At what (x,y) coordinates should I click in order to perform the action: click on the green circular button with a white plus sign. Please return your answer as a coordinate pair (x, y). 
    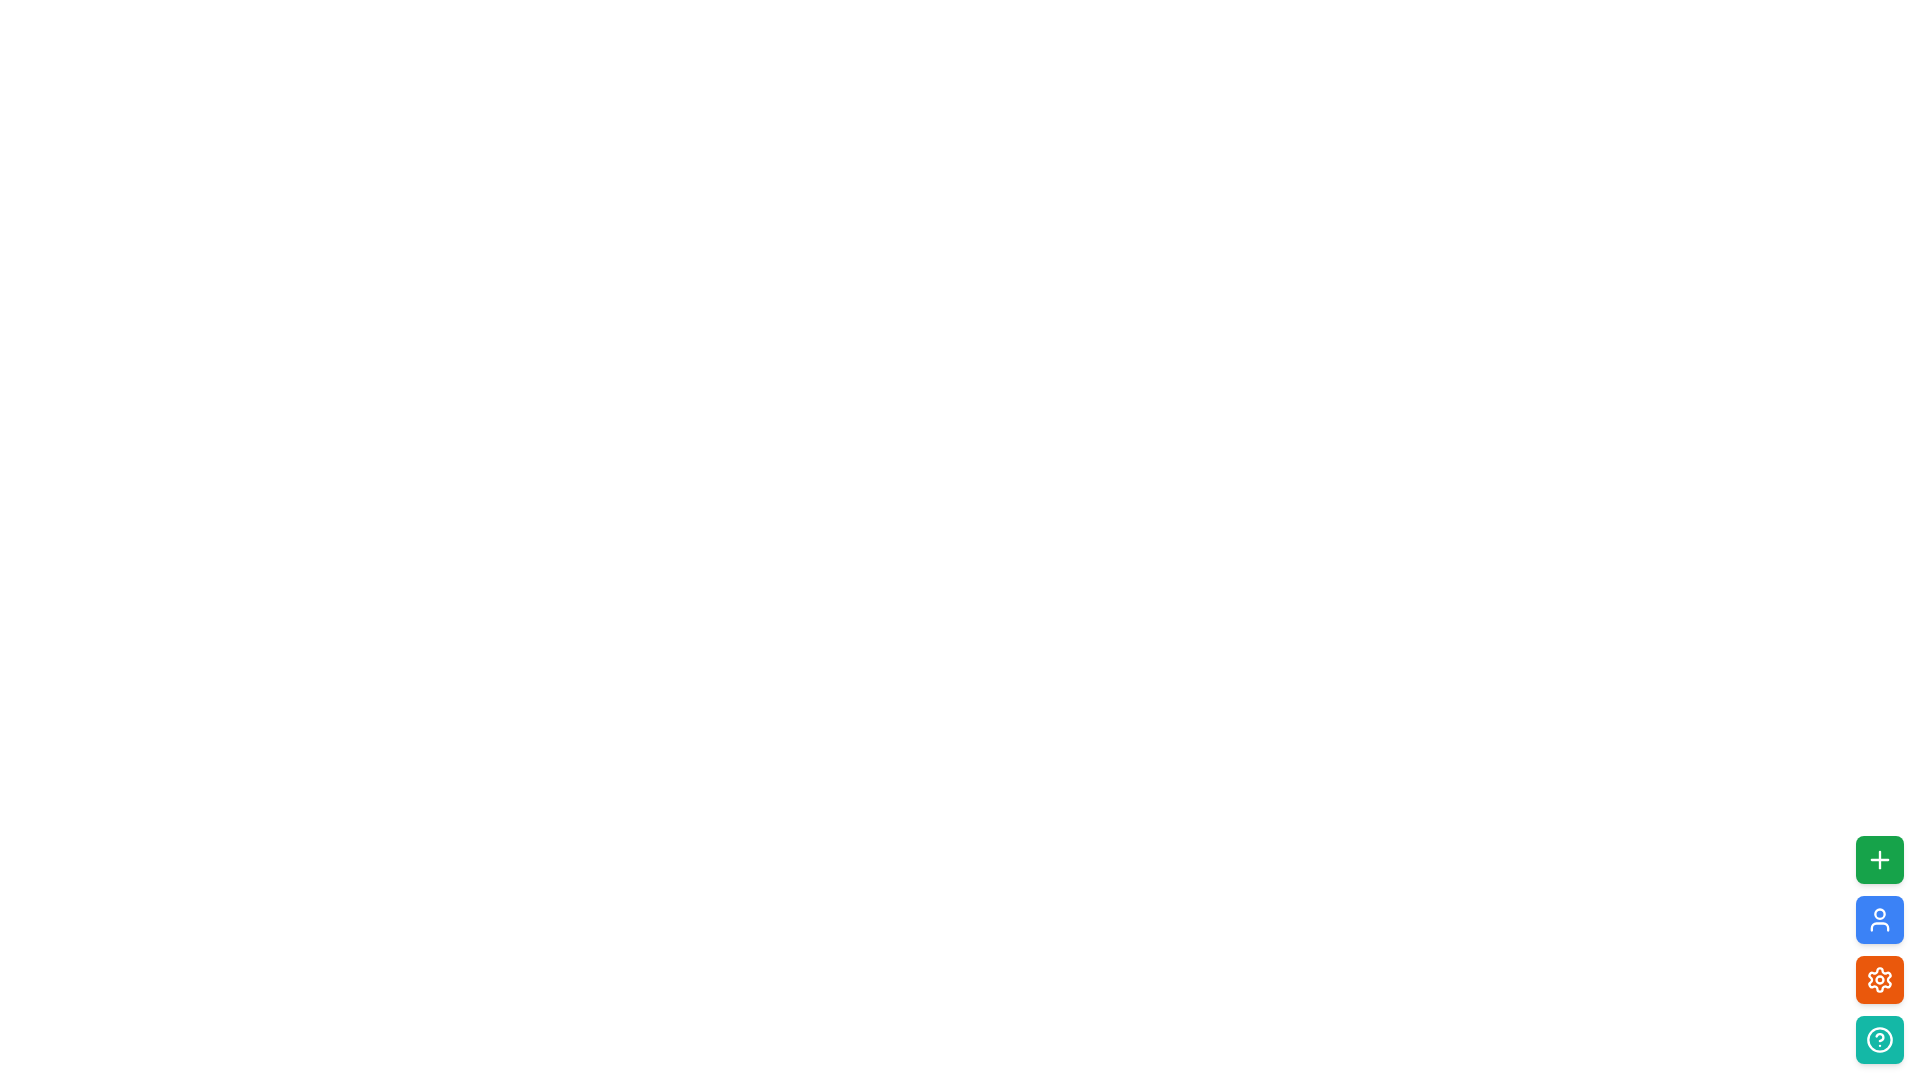
    Looking at the image, I should click on (1879, 859).